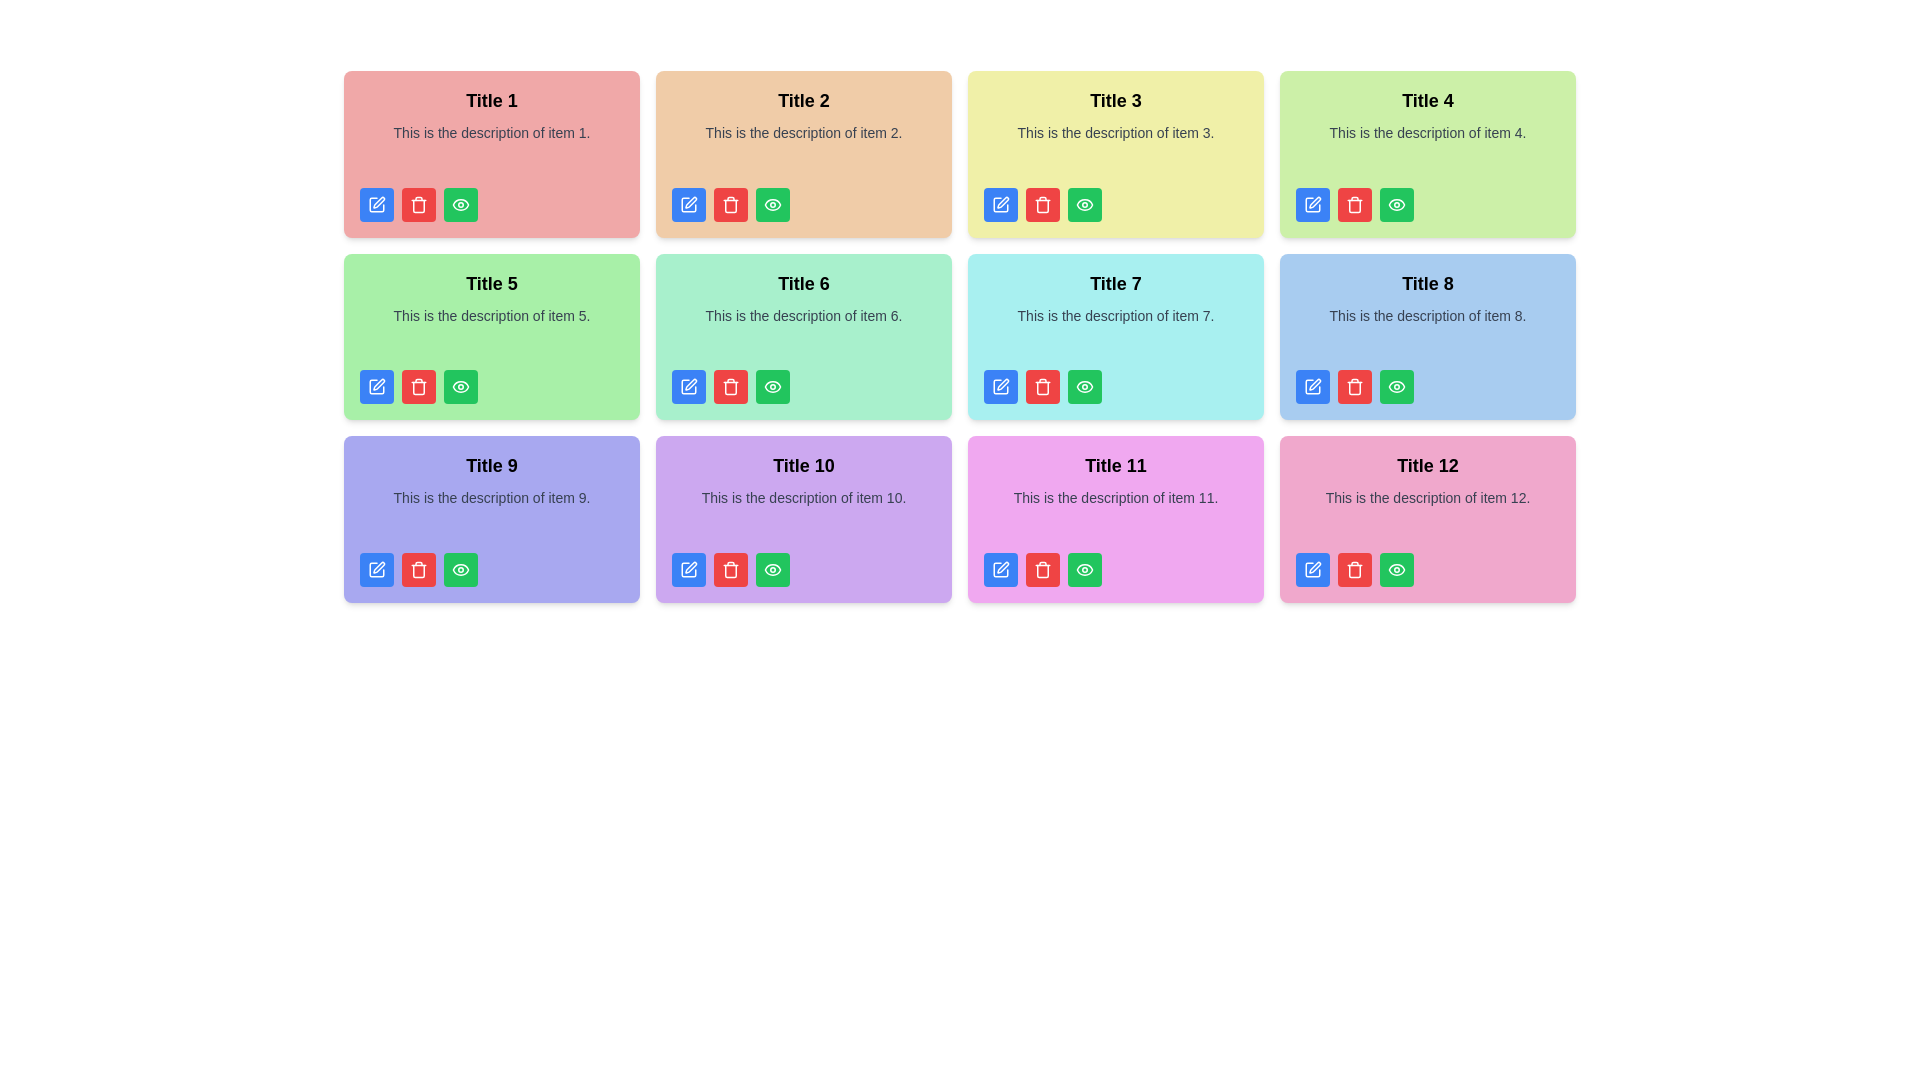 The width and height of the screenshot is (1920, 1080). Describe the element at coordinates (1115, 283) in the screenshot. I see `title from the Text label located in the third column of the second row in the grid layout, which serves as the main title for the associated description and actions` at that location.